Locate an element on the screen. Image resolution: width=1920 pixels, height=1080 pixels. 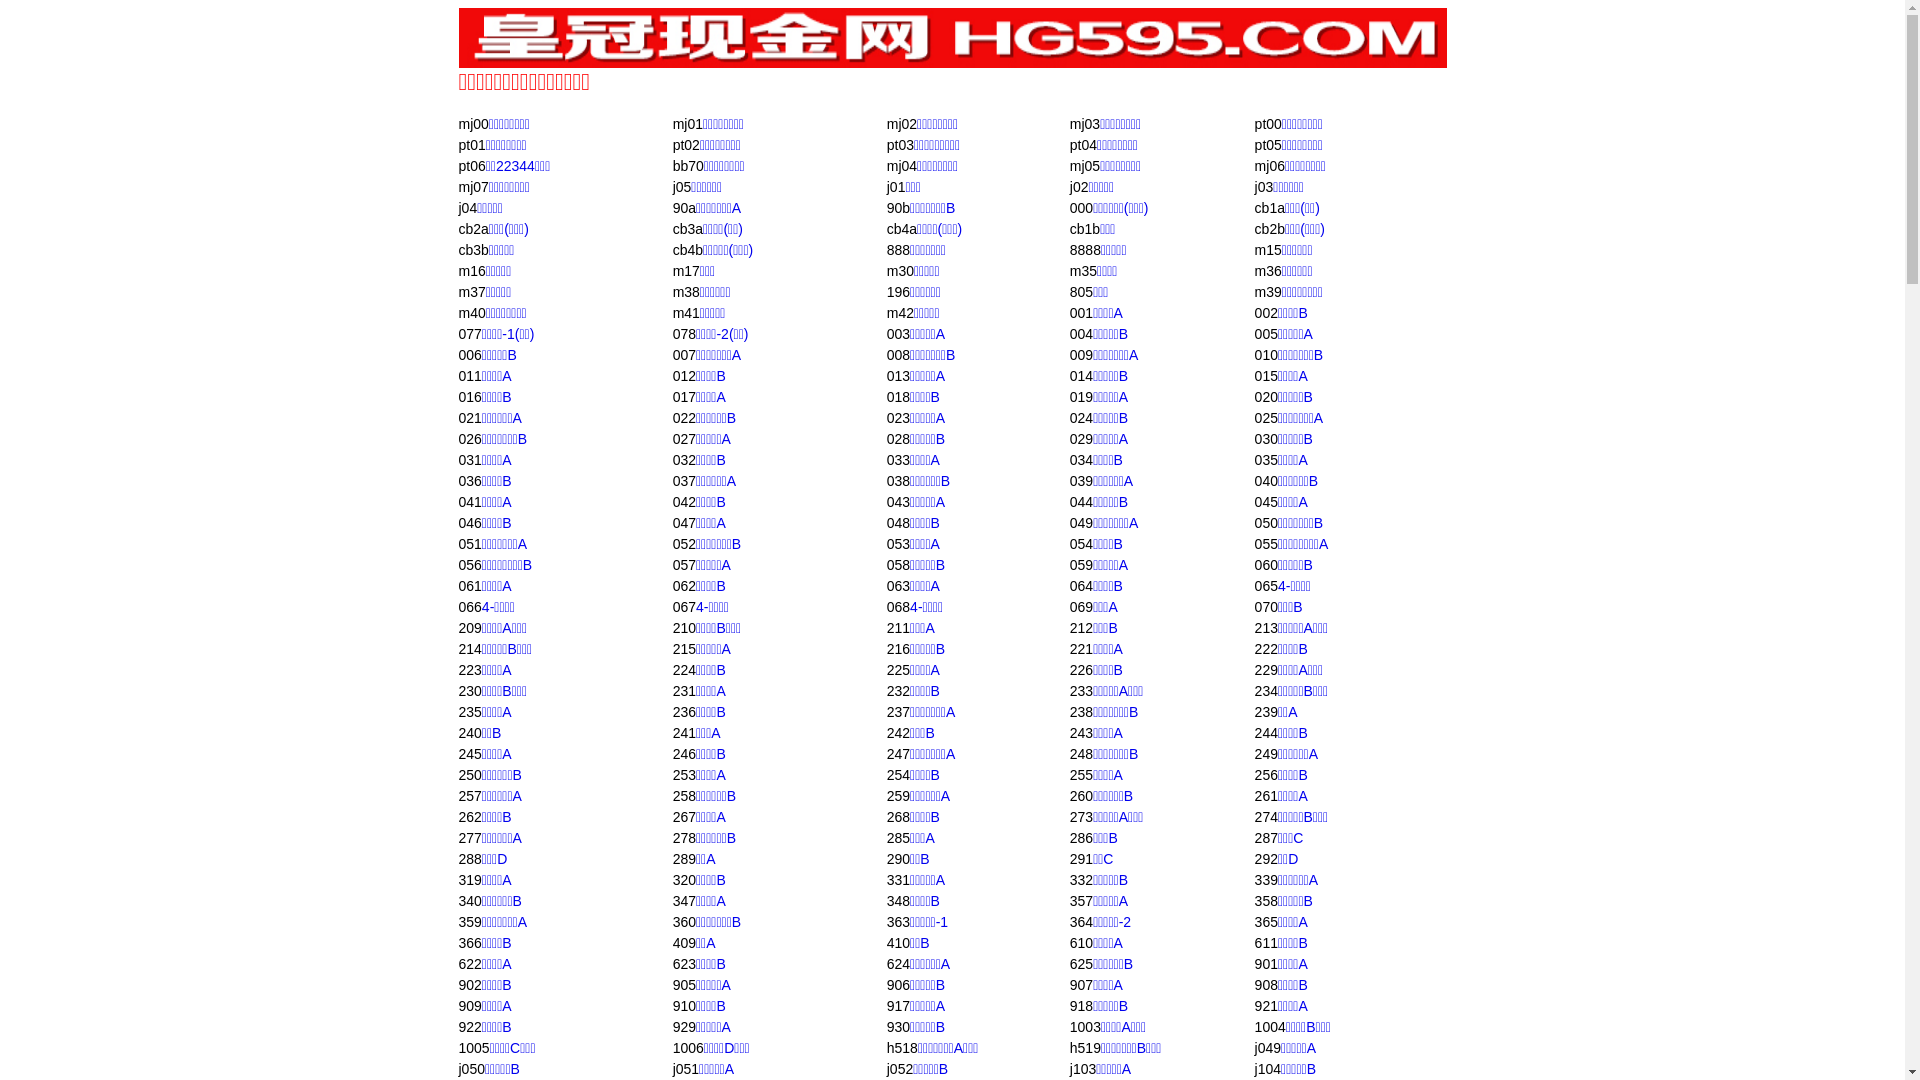
'043' is located at coordinates (897, 500).